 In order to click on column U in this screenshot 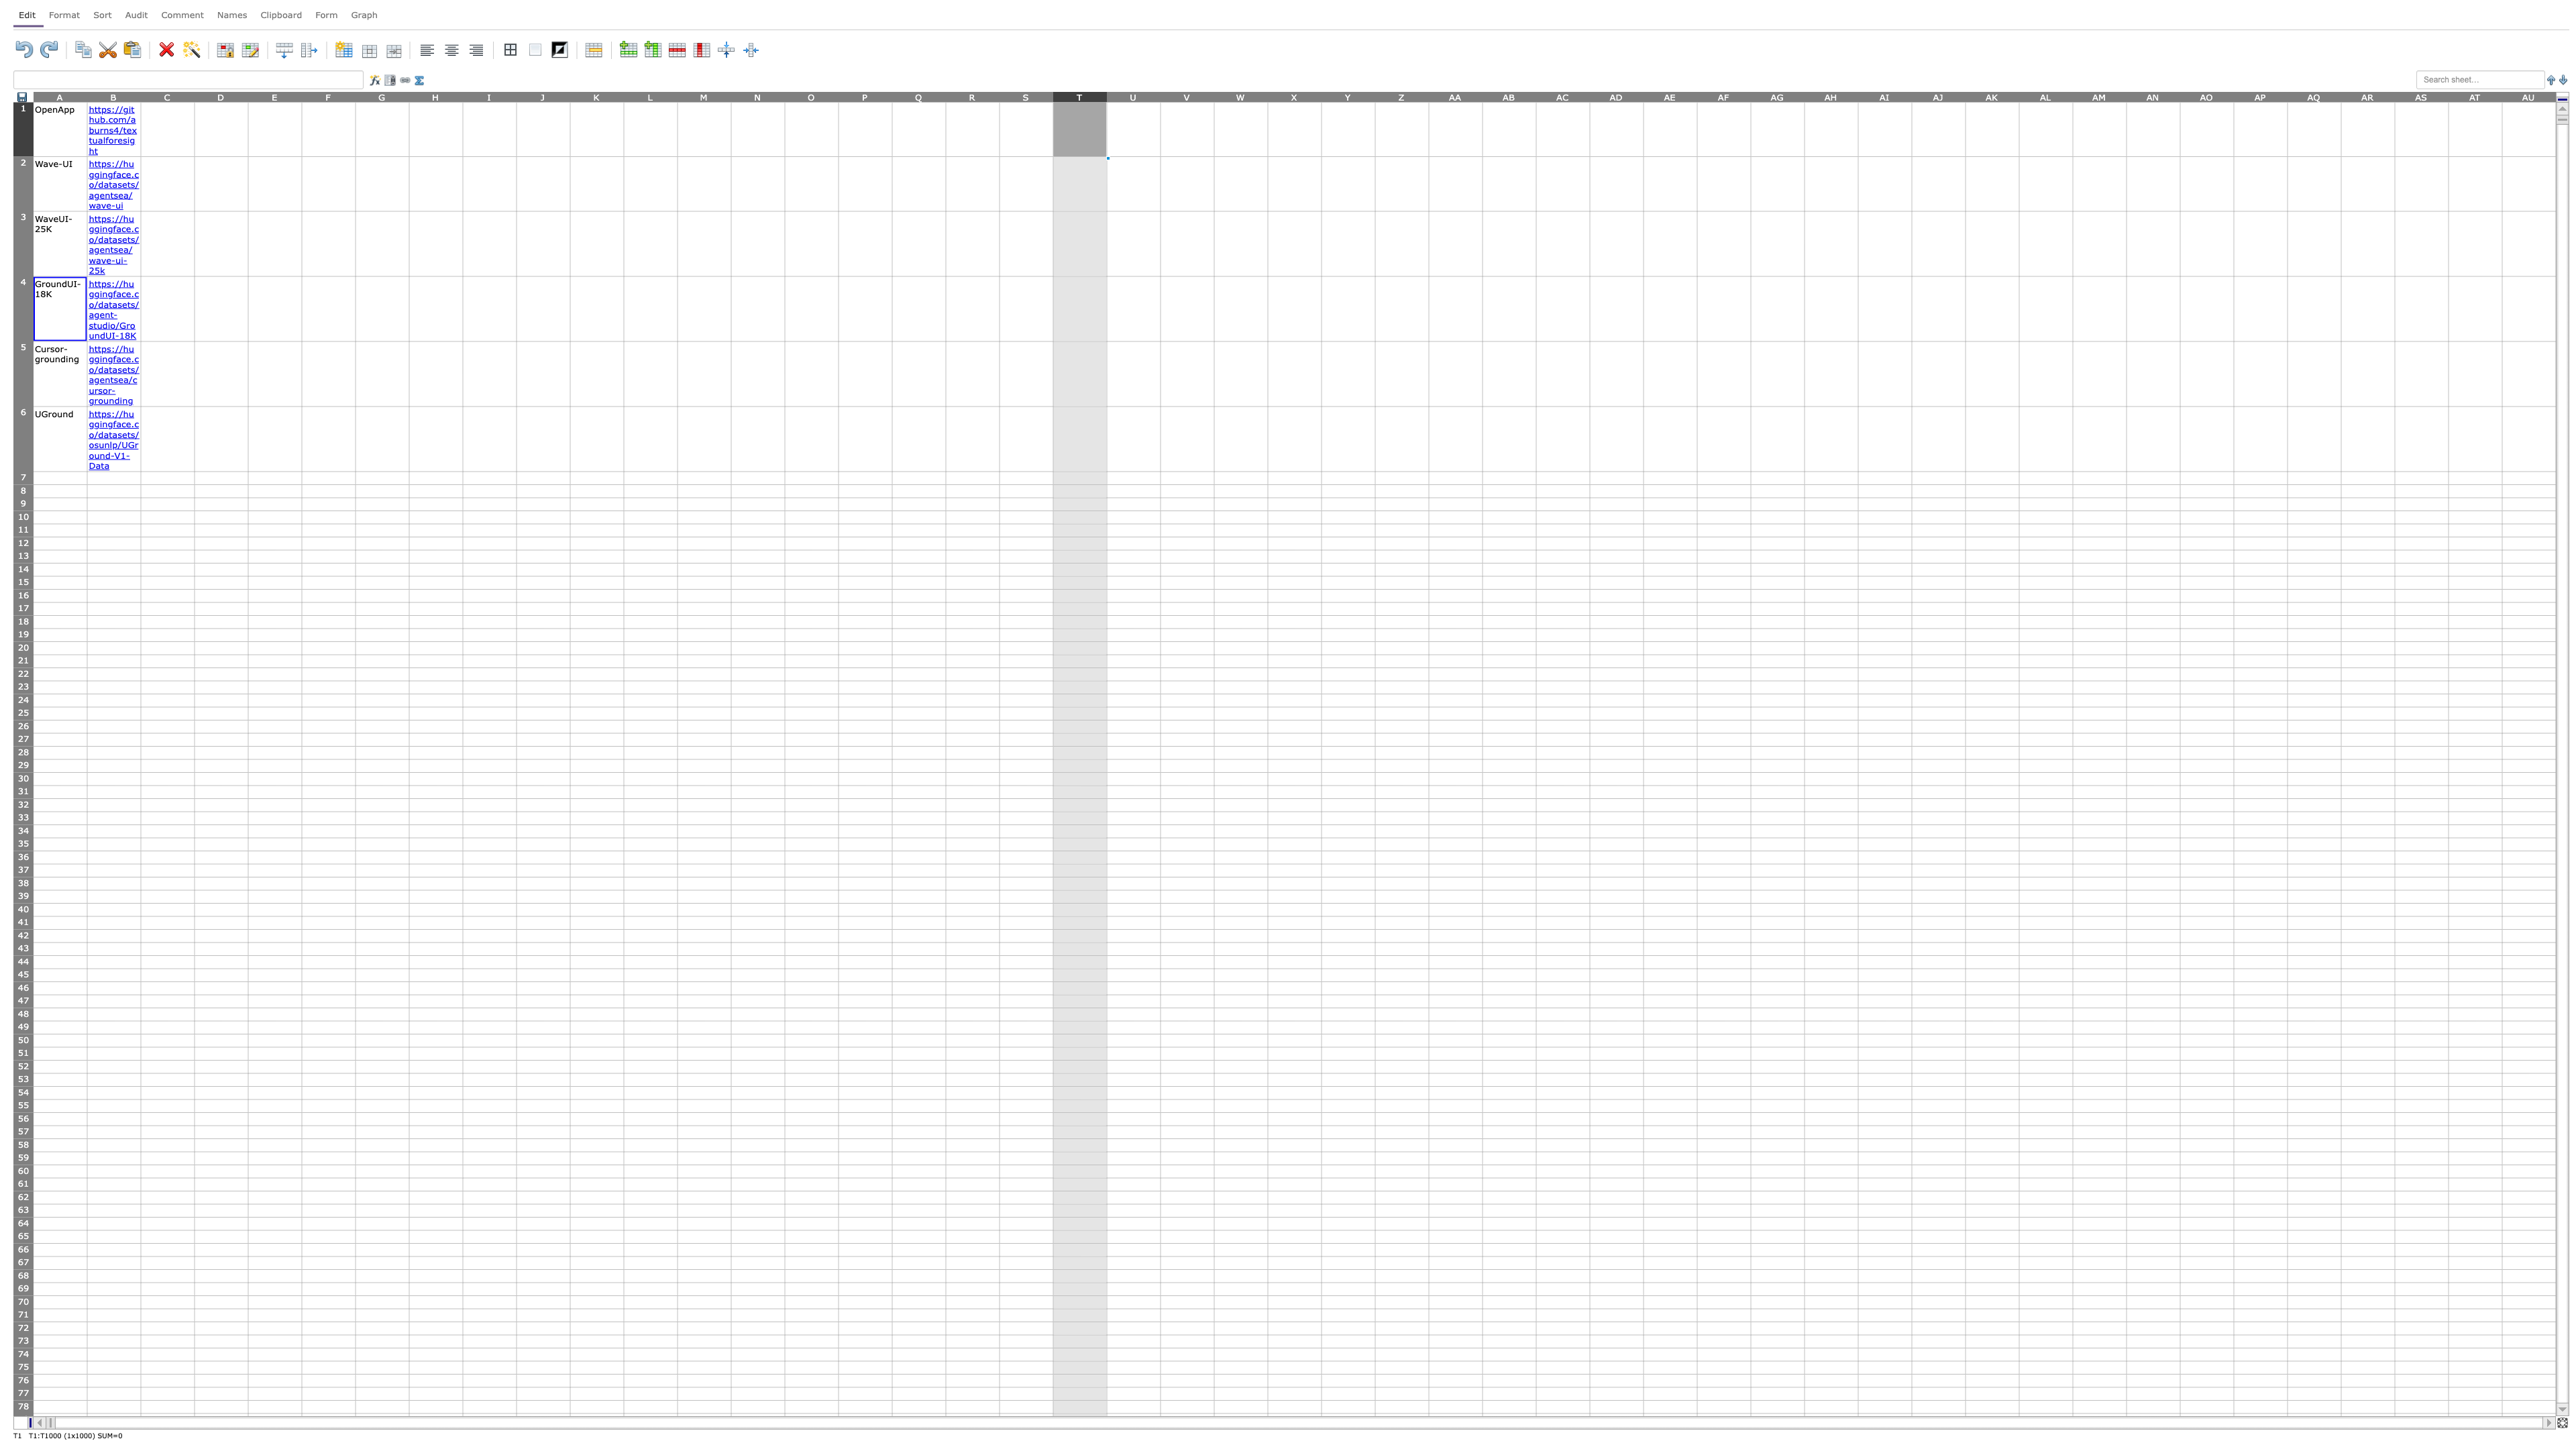, I will do `click(1132, 95)`.